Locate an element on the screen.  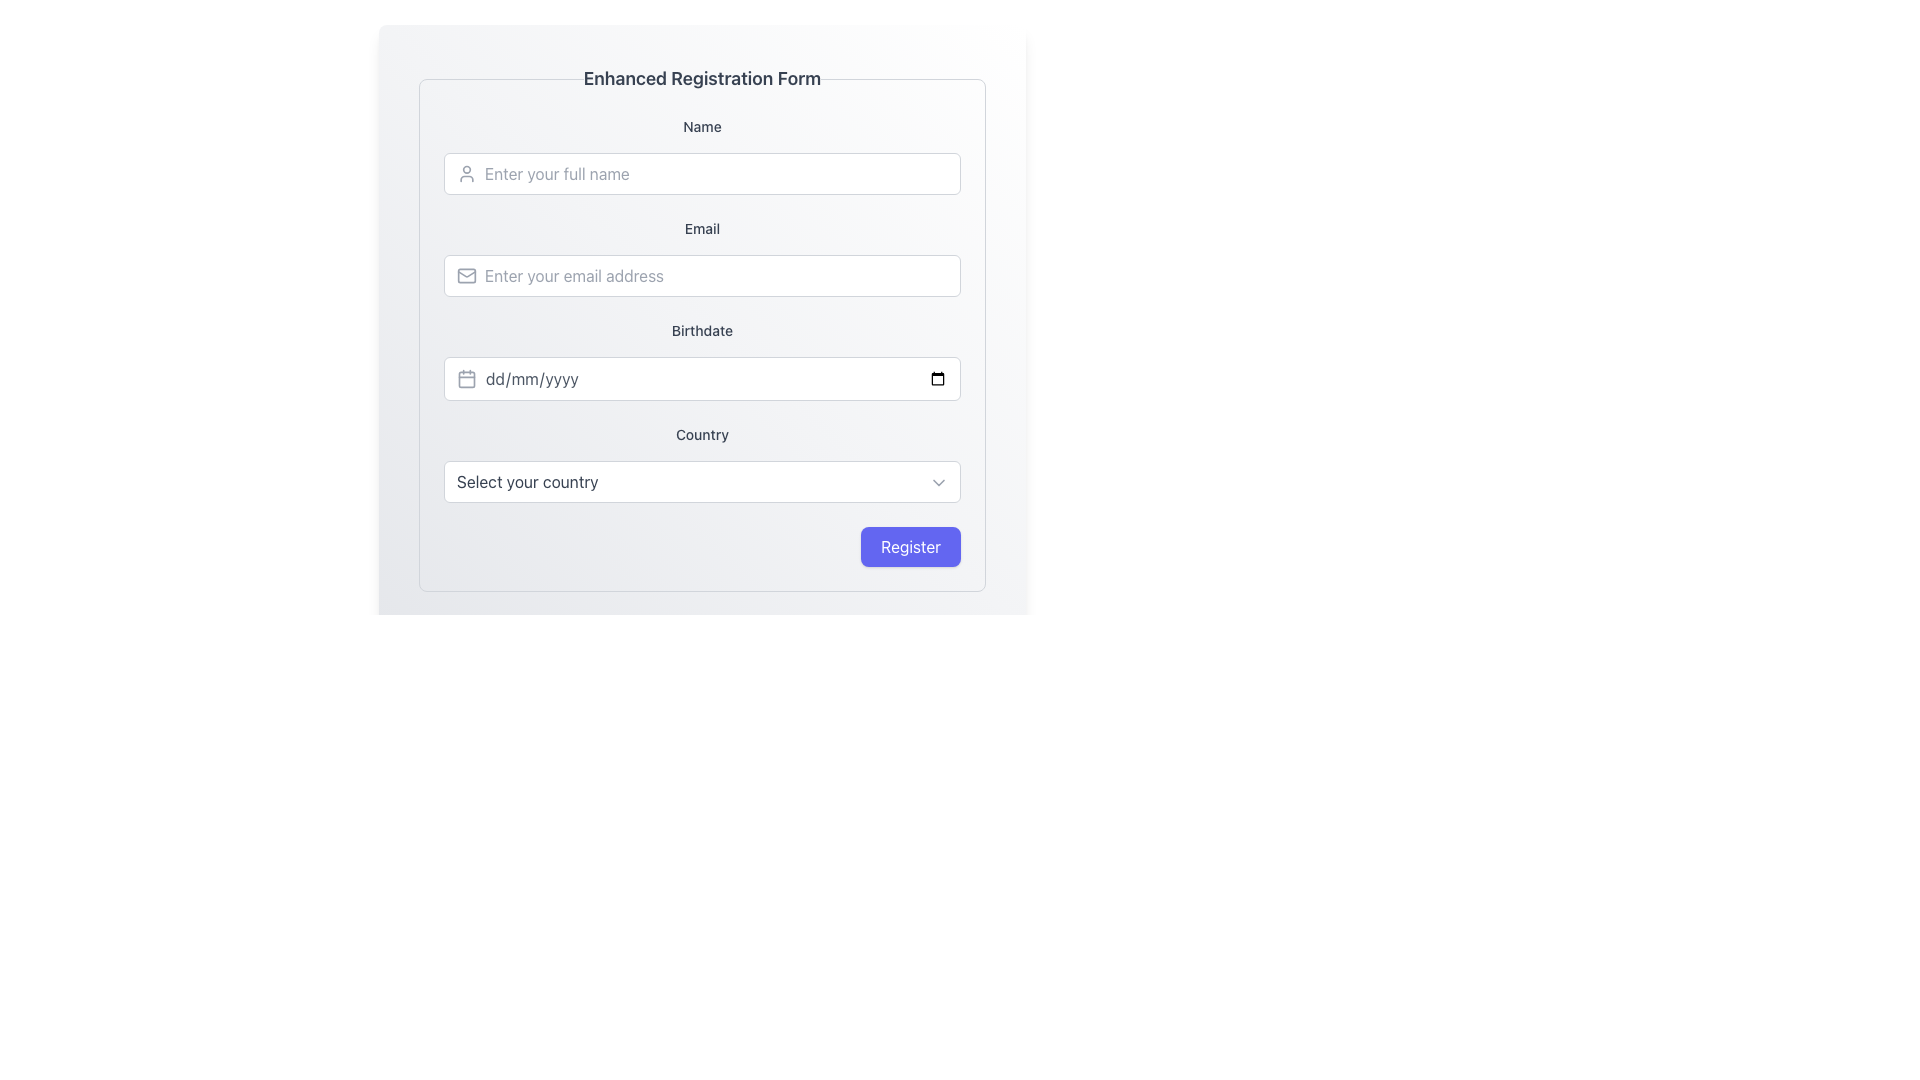
the label indicating the email input field, which is centrally positioned above the corresponding input field is located at coordinates (702, 227).